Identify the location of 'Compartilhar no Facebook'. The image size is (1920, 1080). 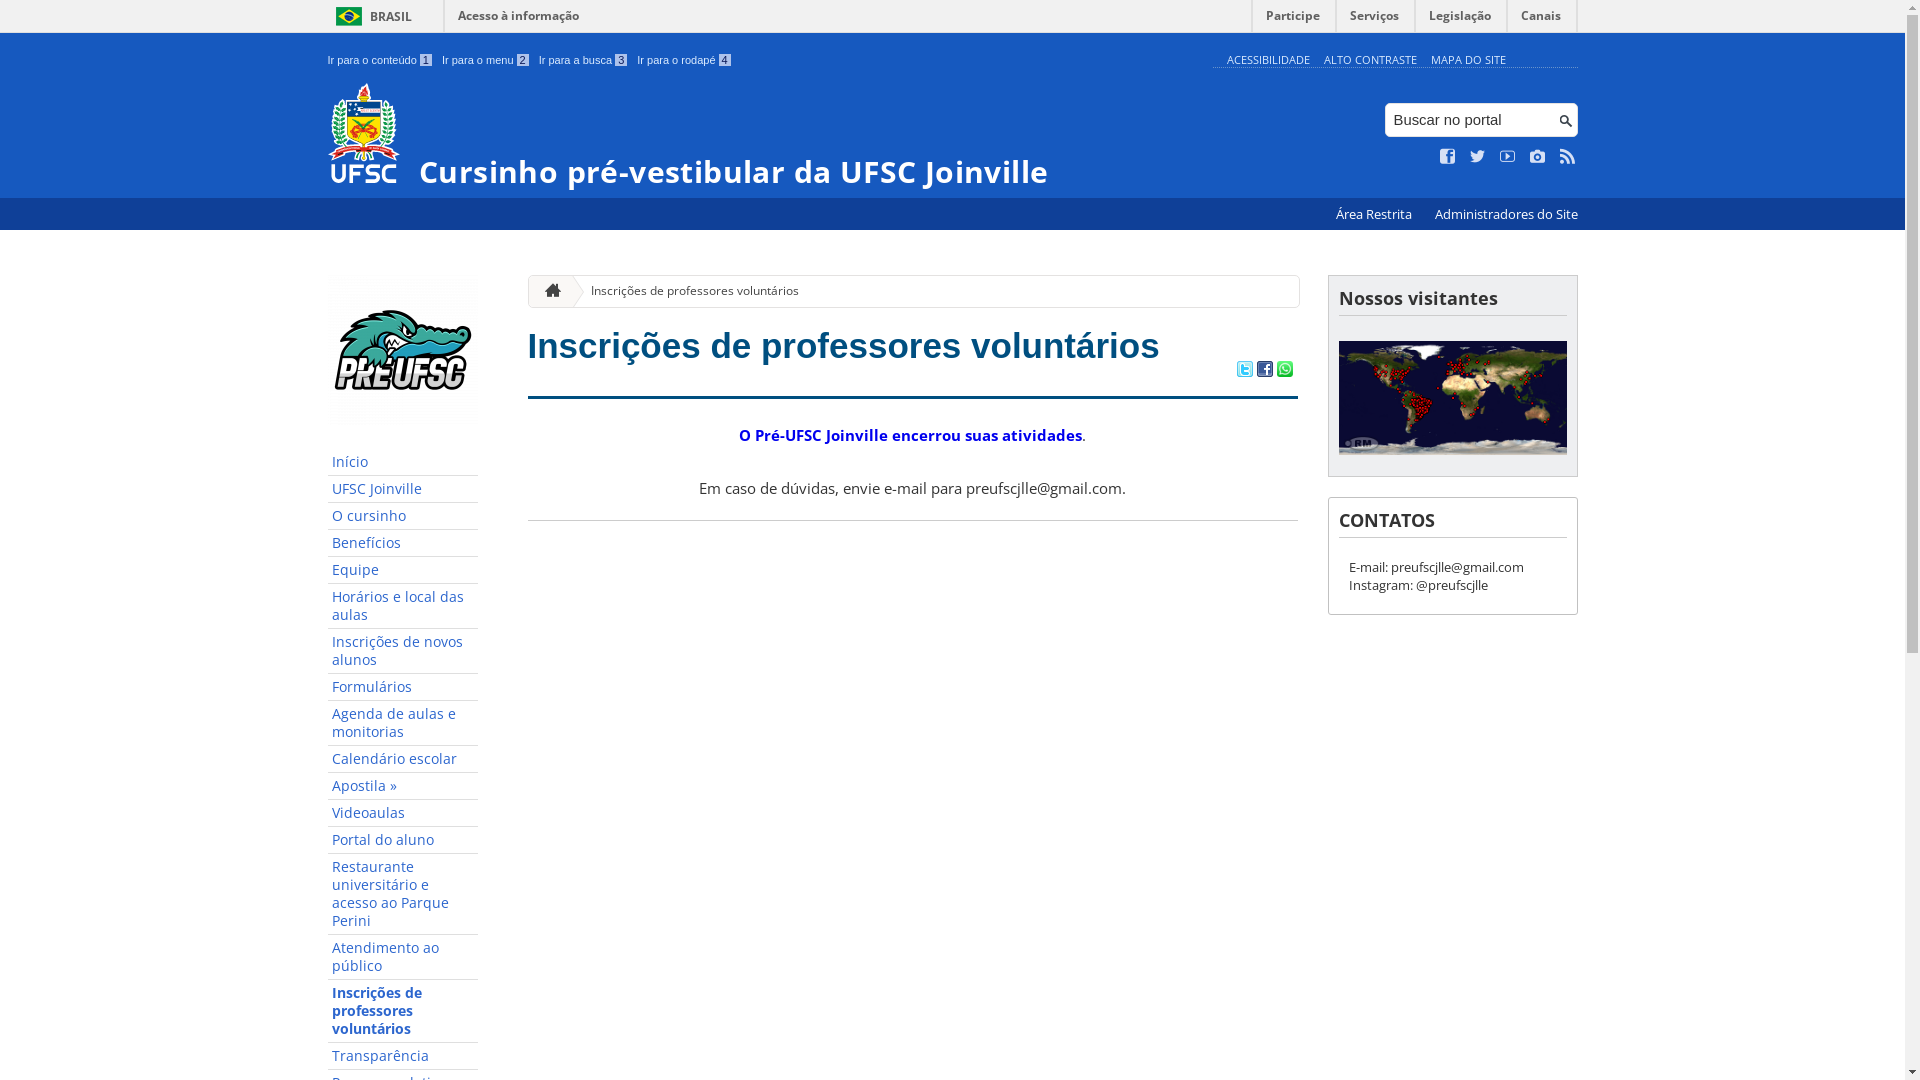
(1255, 370).